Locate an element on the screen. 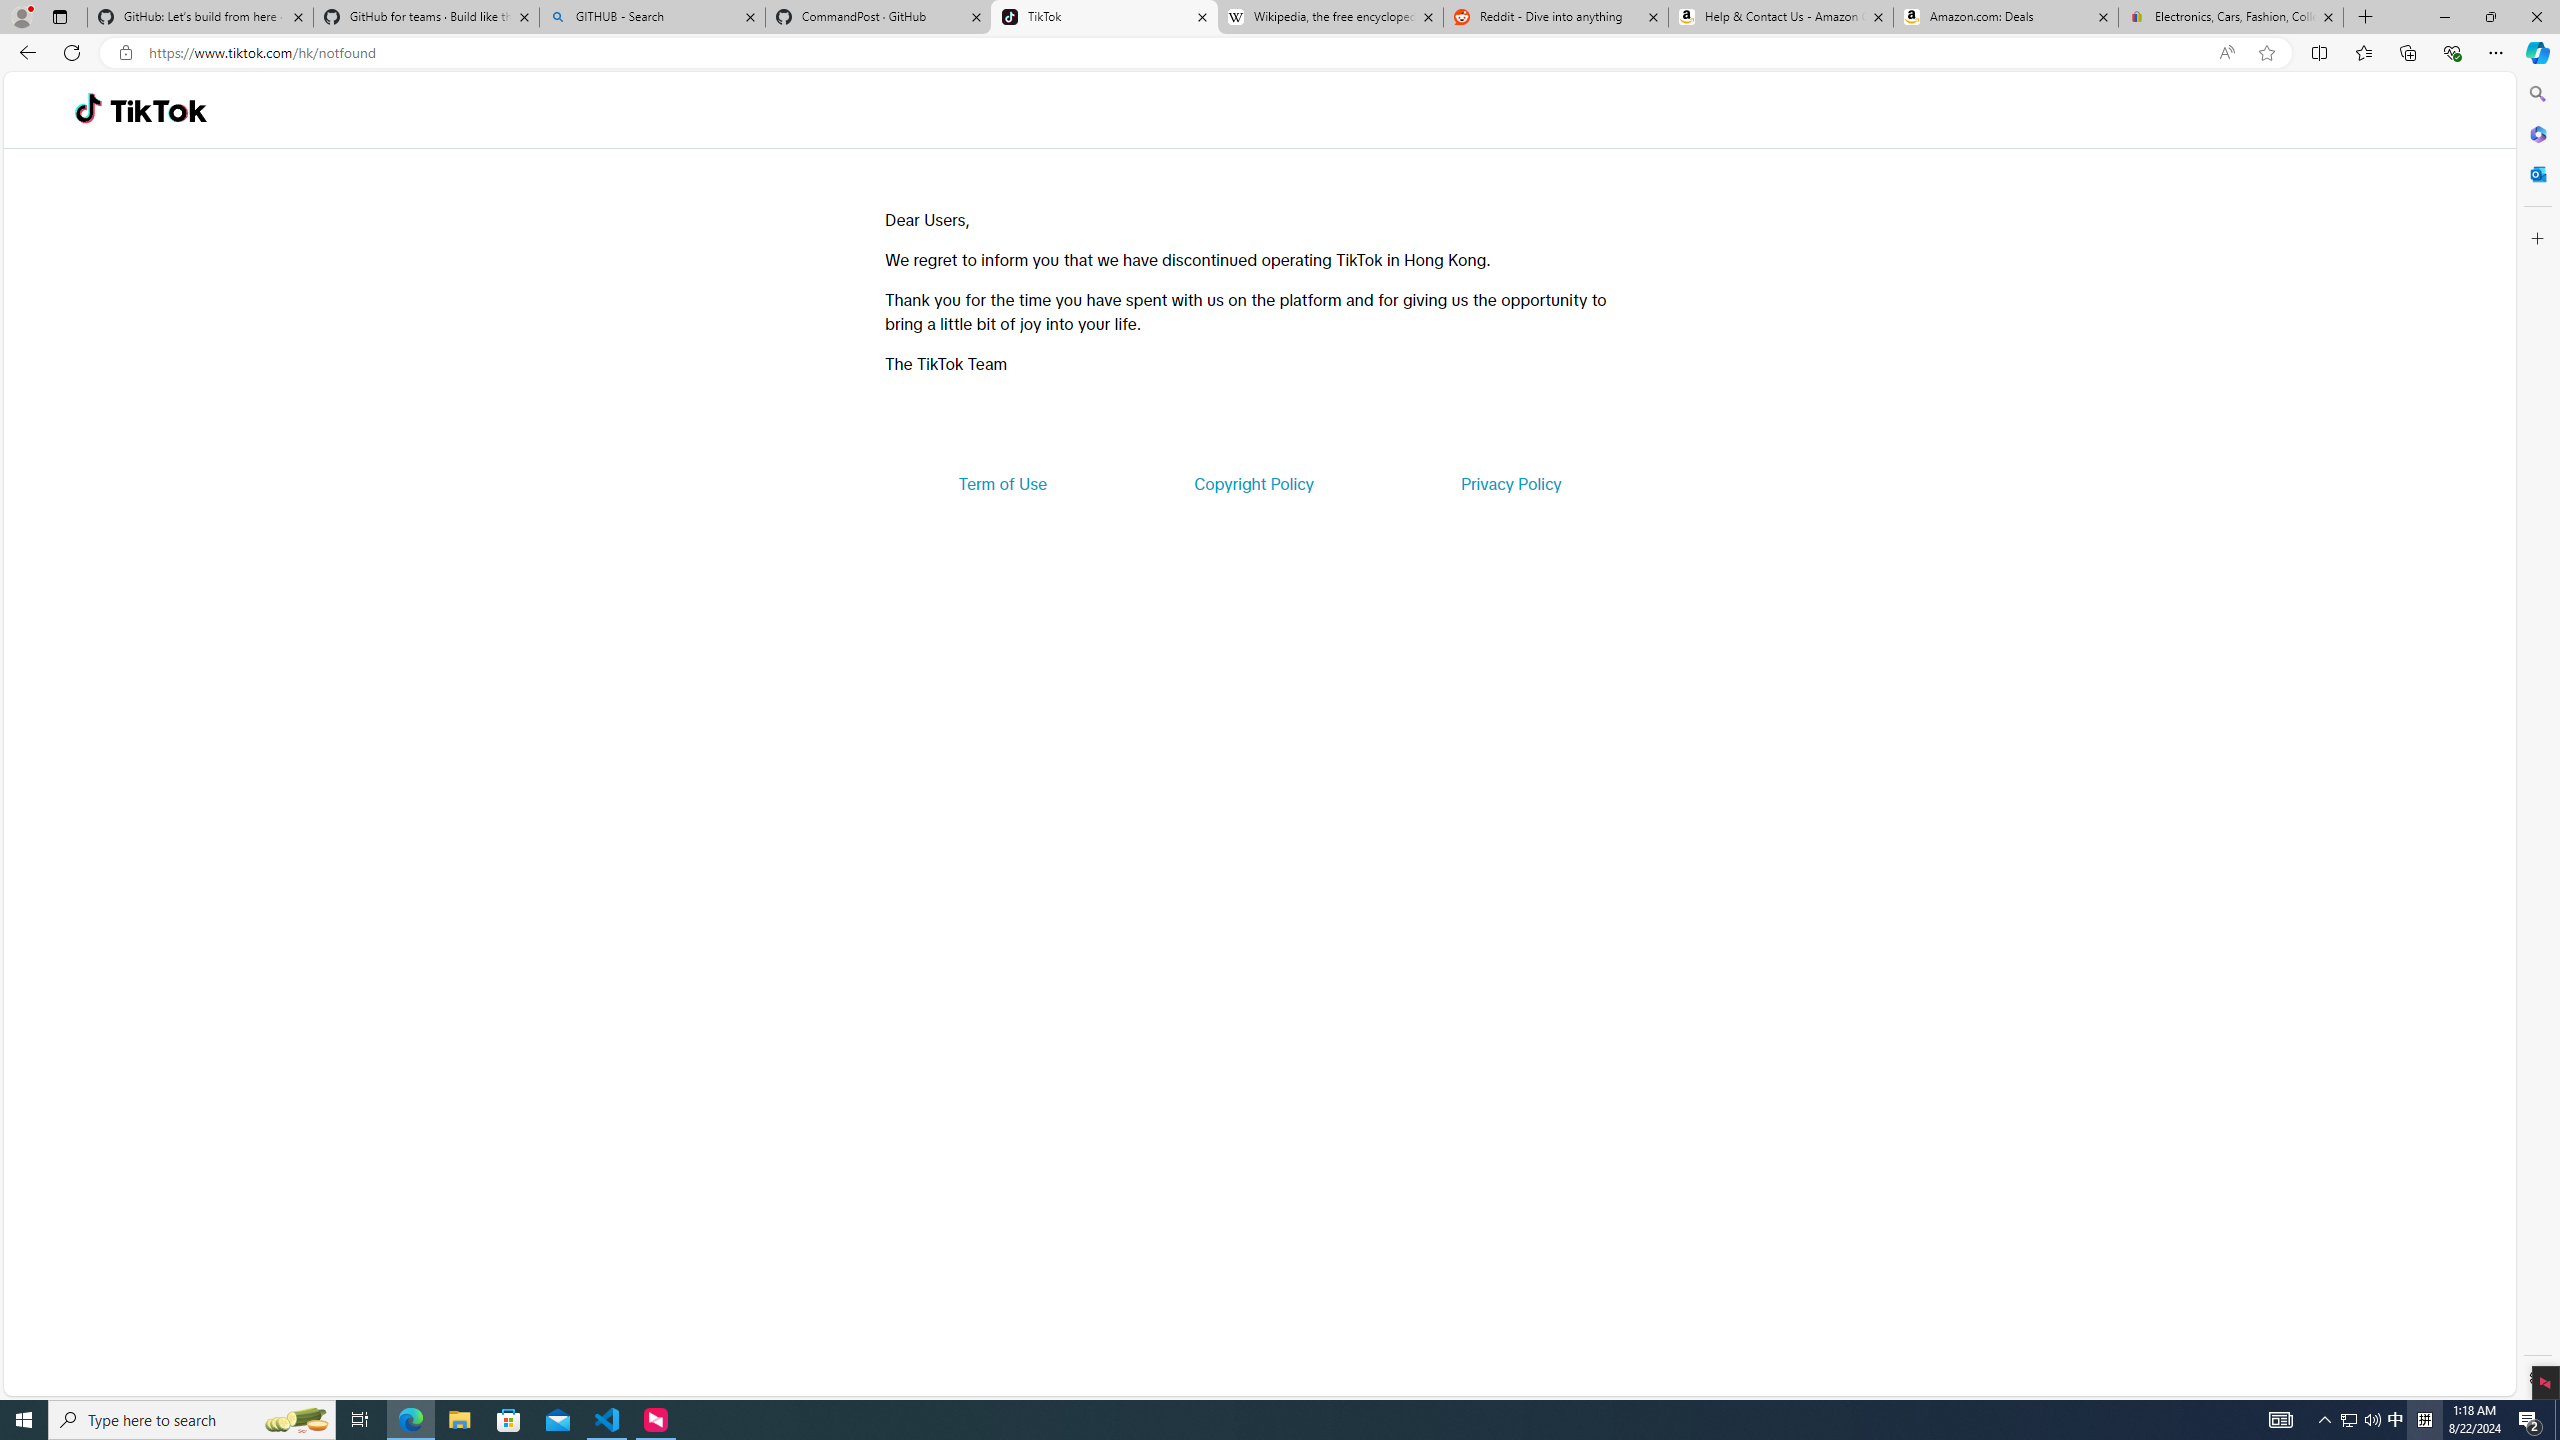 Image resolution: width=2560 pixels, height=1440 pixels. 'Help & Contact Us - Amazon Customer Service' is located at coordinates (1780, 16).